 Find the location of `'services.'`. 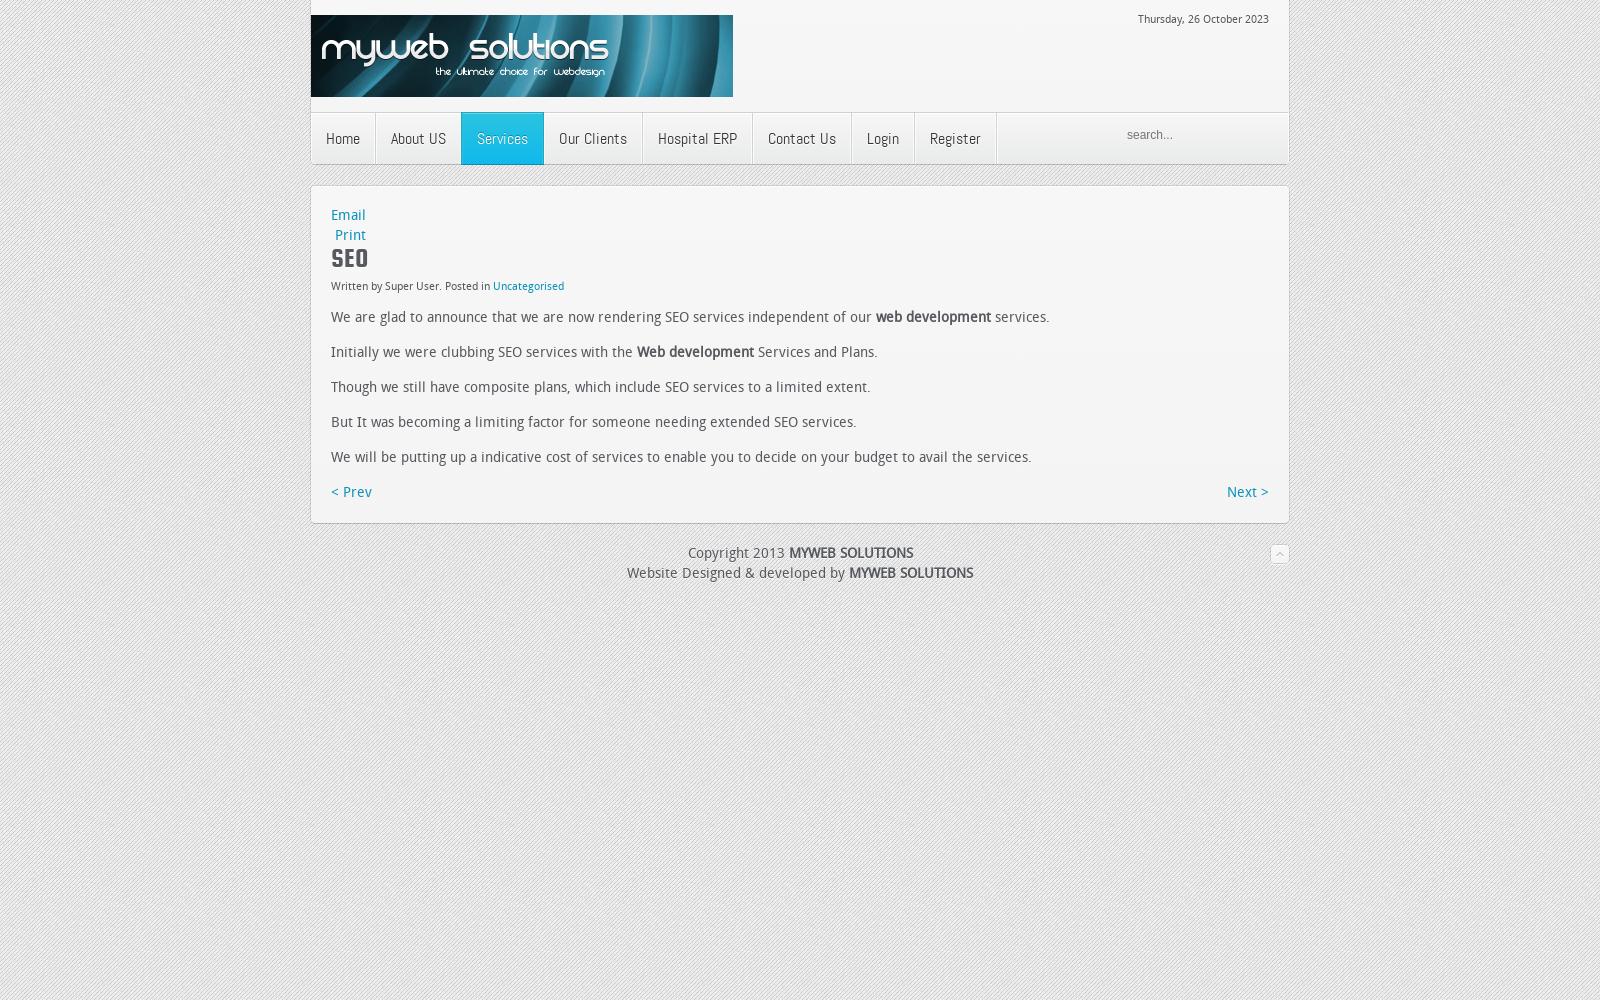

'services.' is located at coordinates (1020, 316).